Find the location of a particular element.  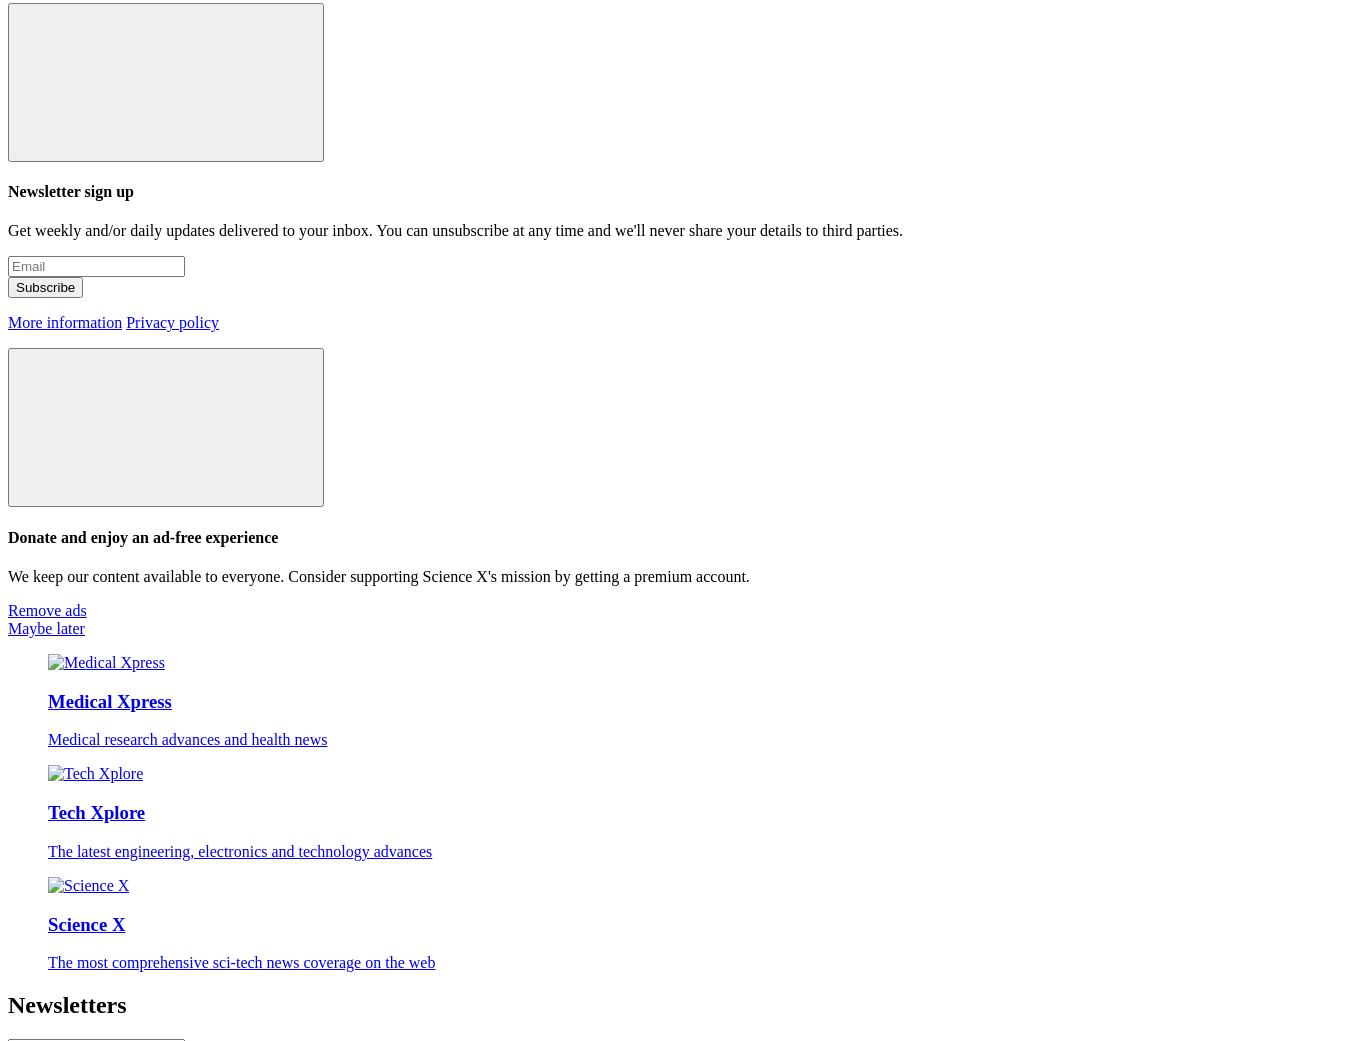

'Newsletters' is located at coordinates (66, 1004).